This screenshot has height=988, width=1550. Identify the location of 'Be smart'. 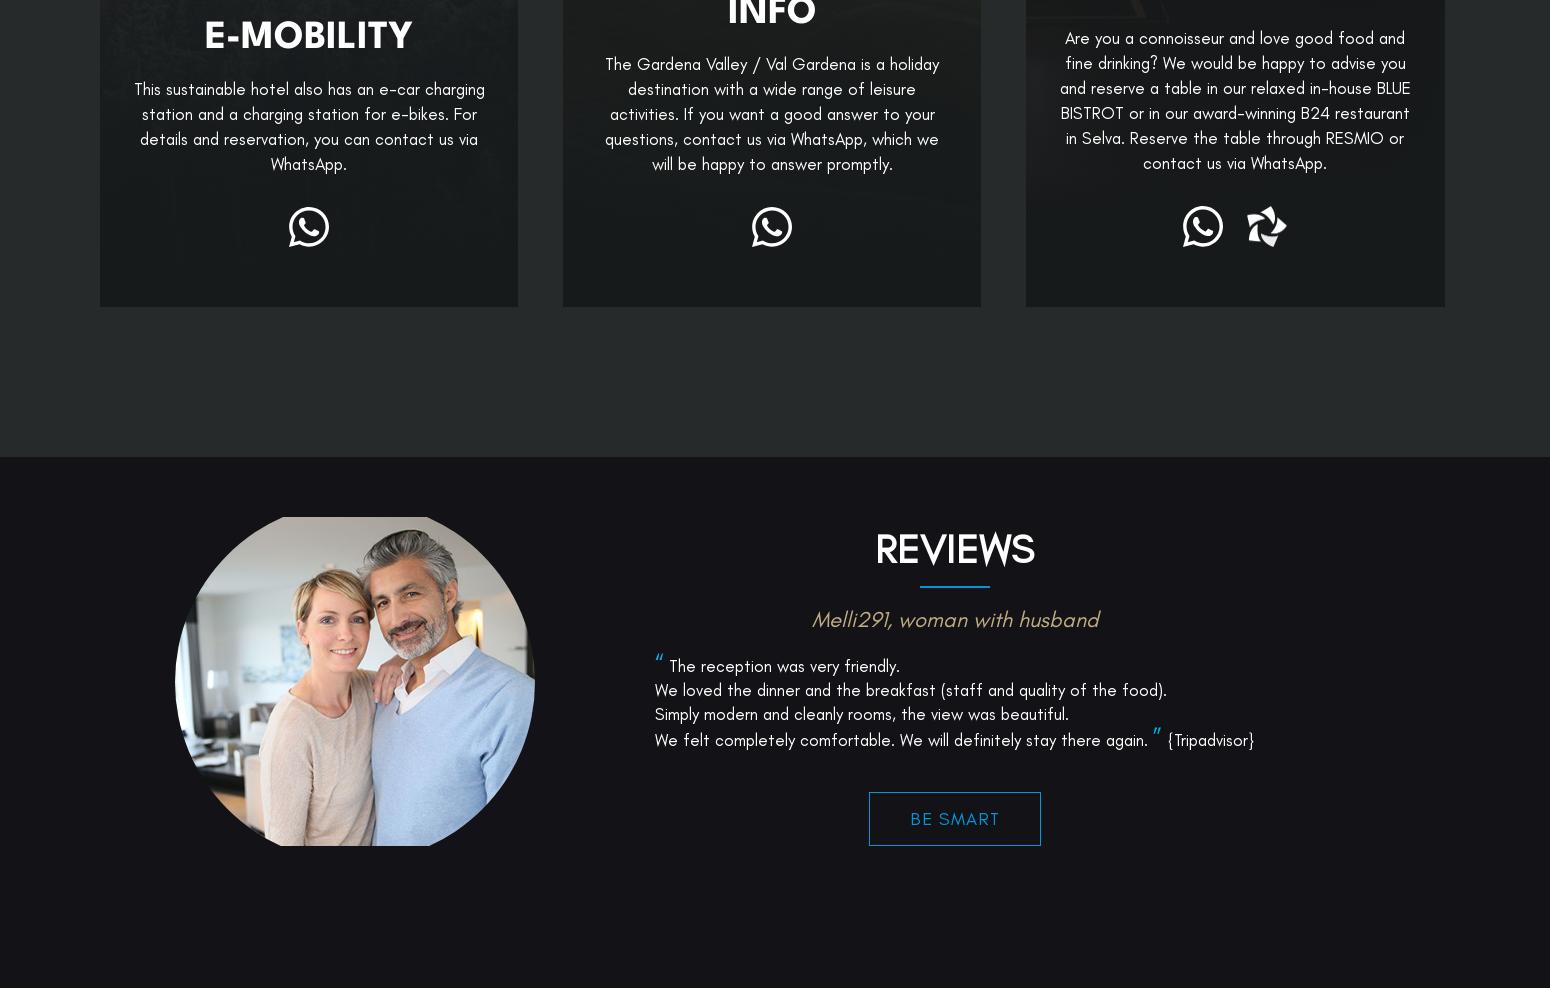
(953, 963).